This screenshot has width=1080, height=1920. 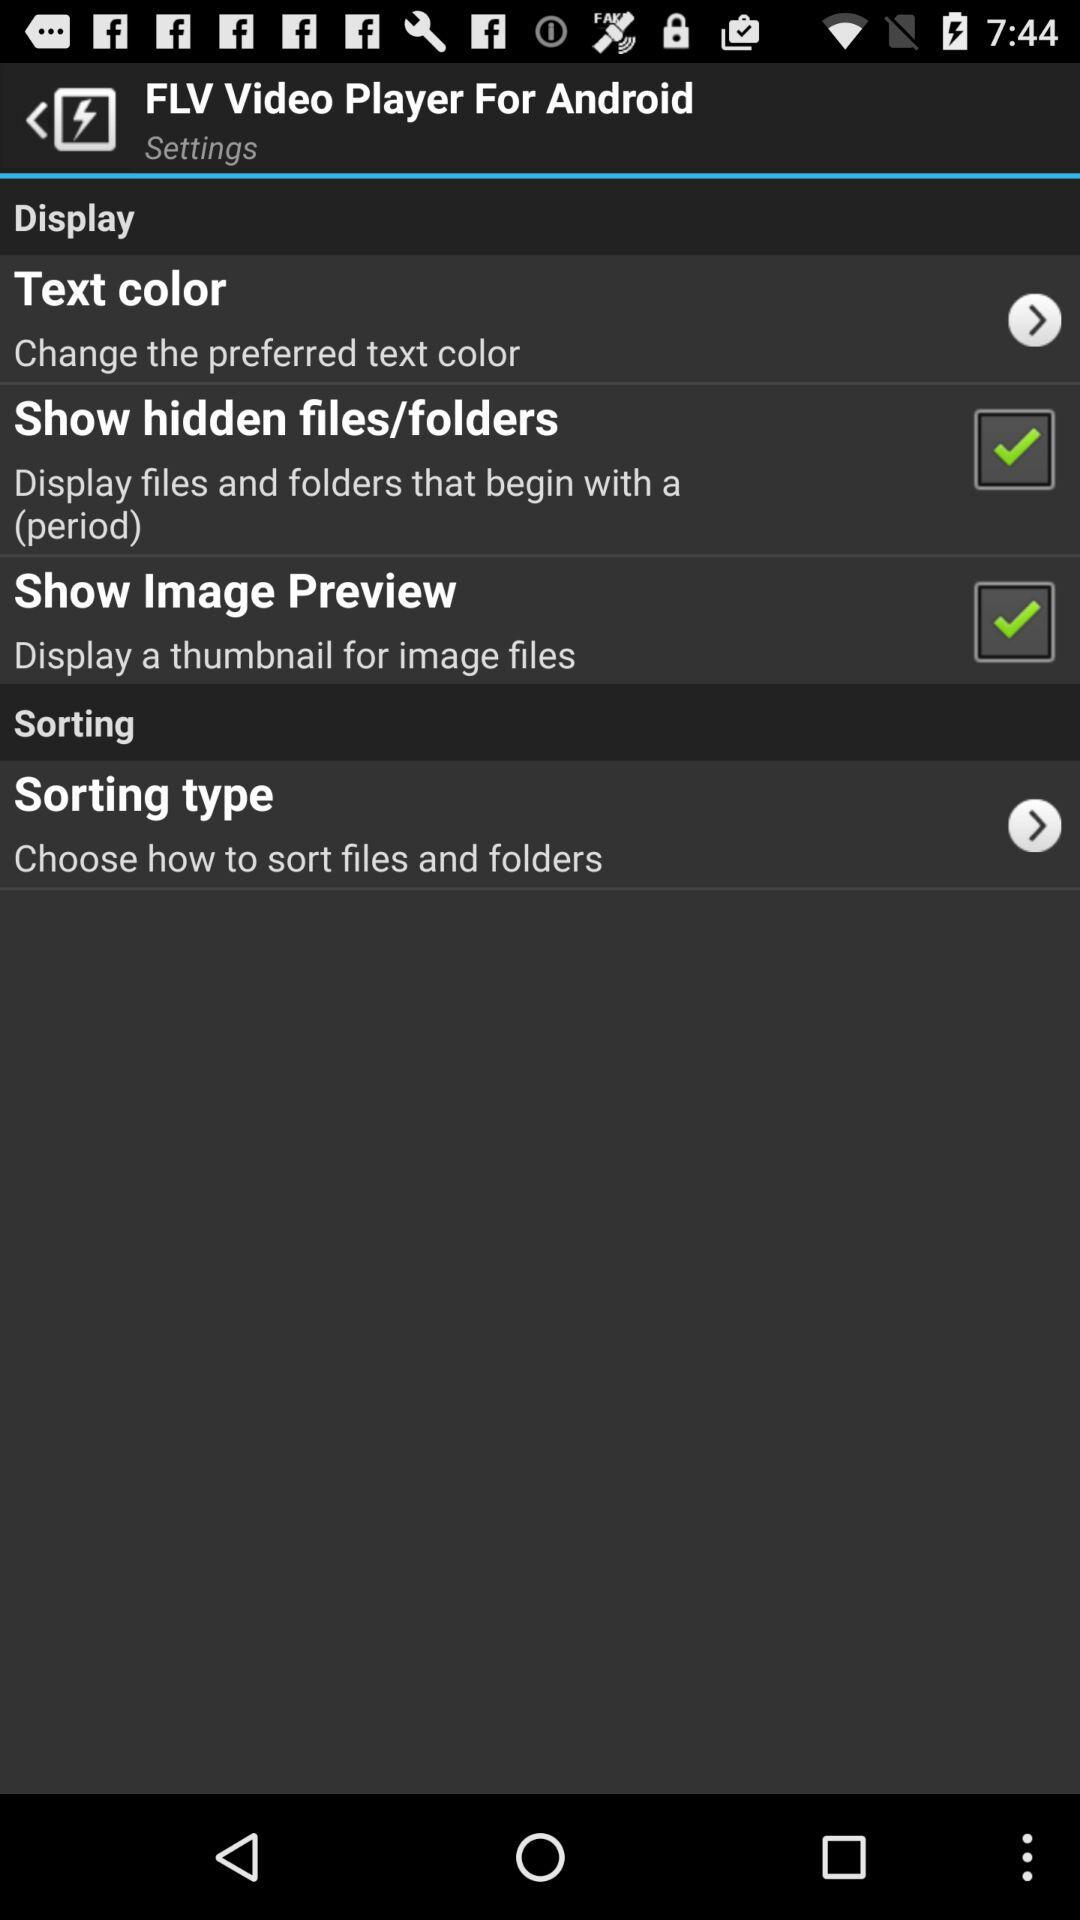 What do you see at coordinates (1041, 823) in the screenshot?
I see `the app to the right of the choose how to` at bounding box center [1041, 823].